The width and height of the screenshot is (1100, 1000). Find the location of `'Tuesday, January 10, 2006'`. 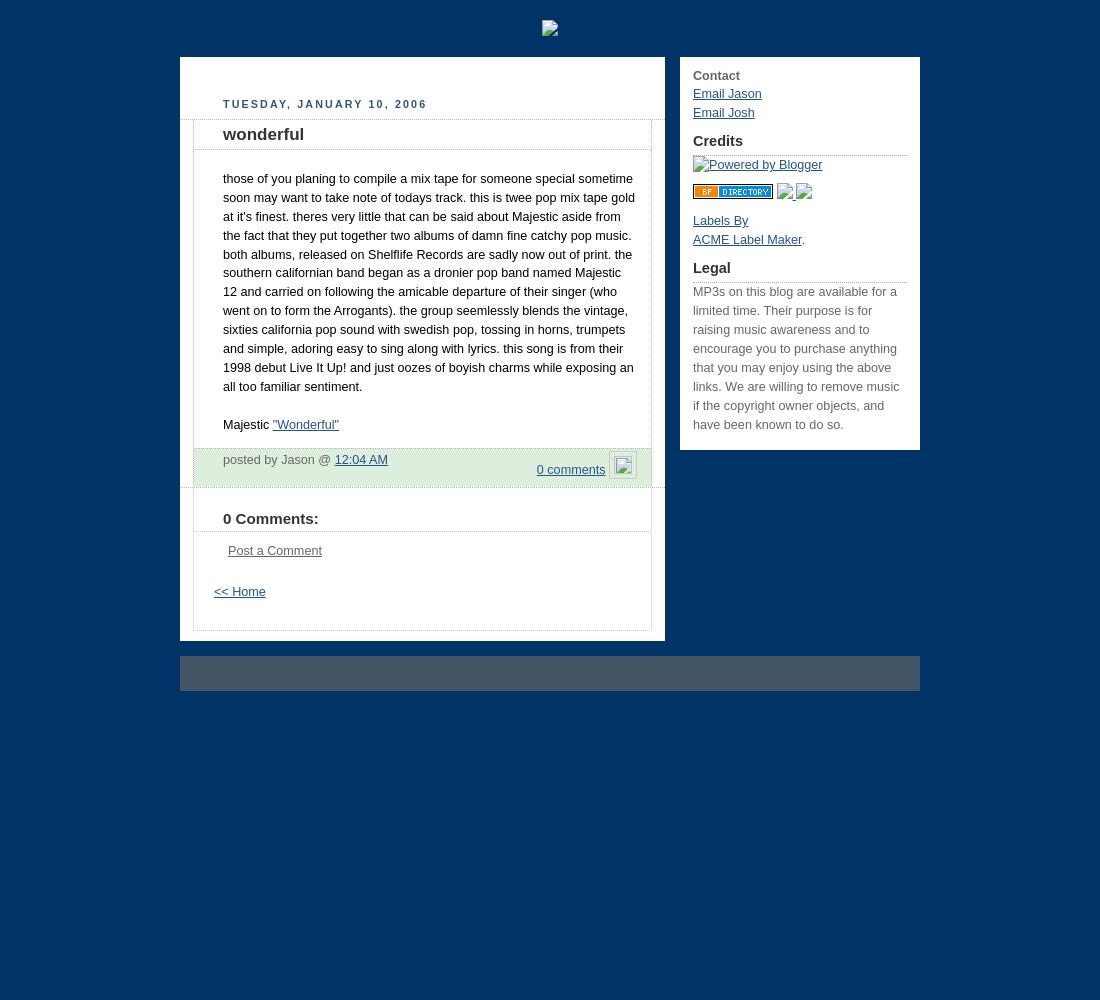

'Tuesday, January 10, 2006' is located at coordinates (324, 102).